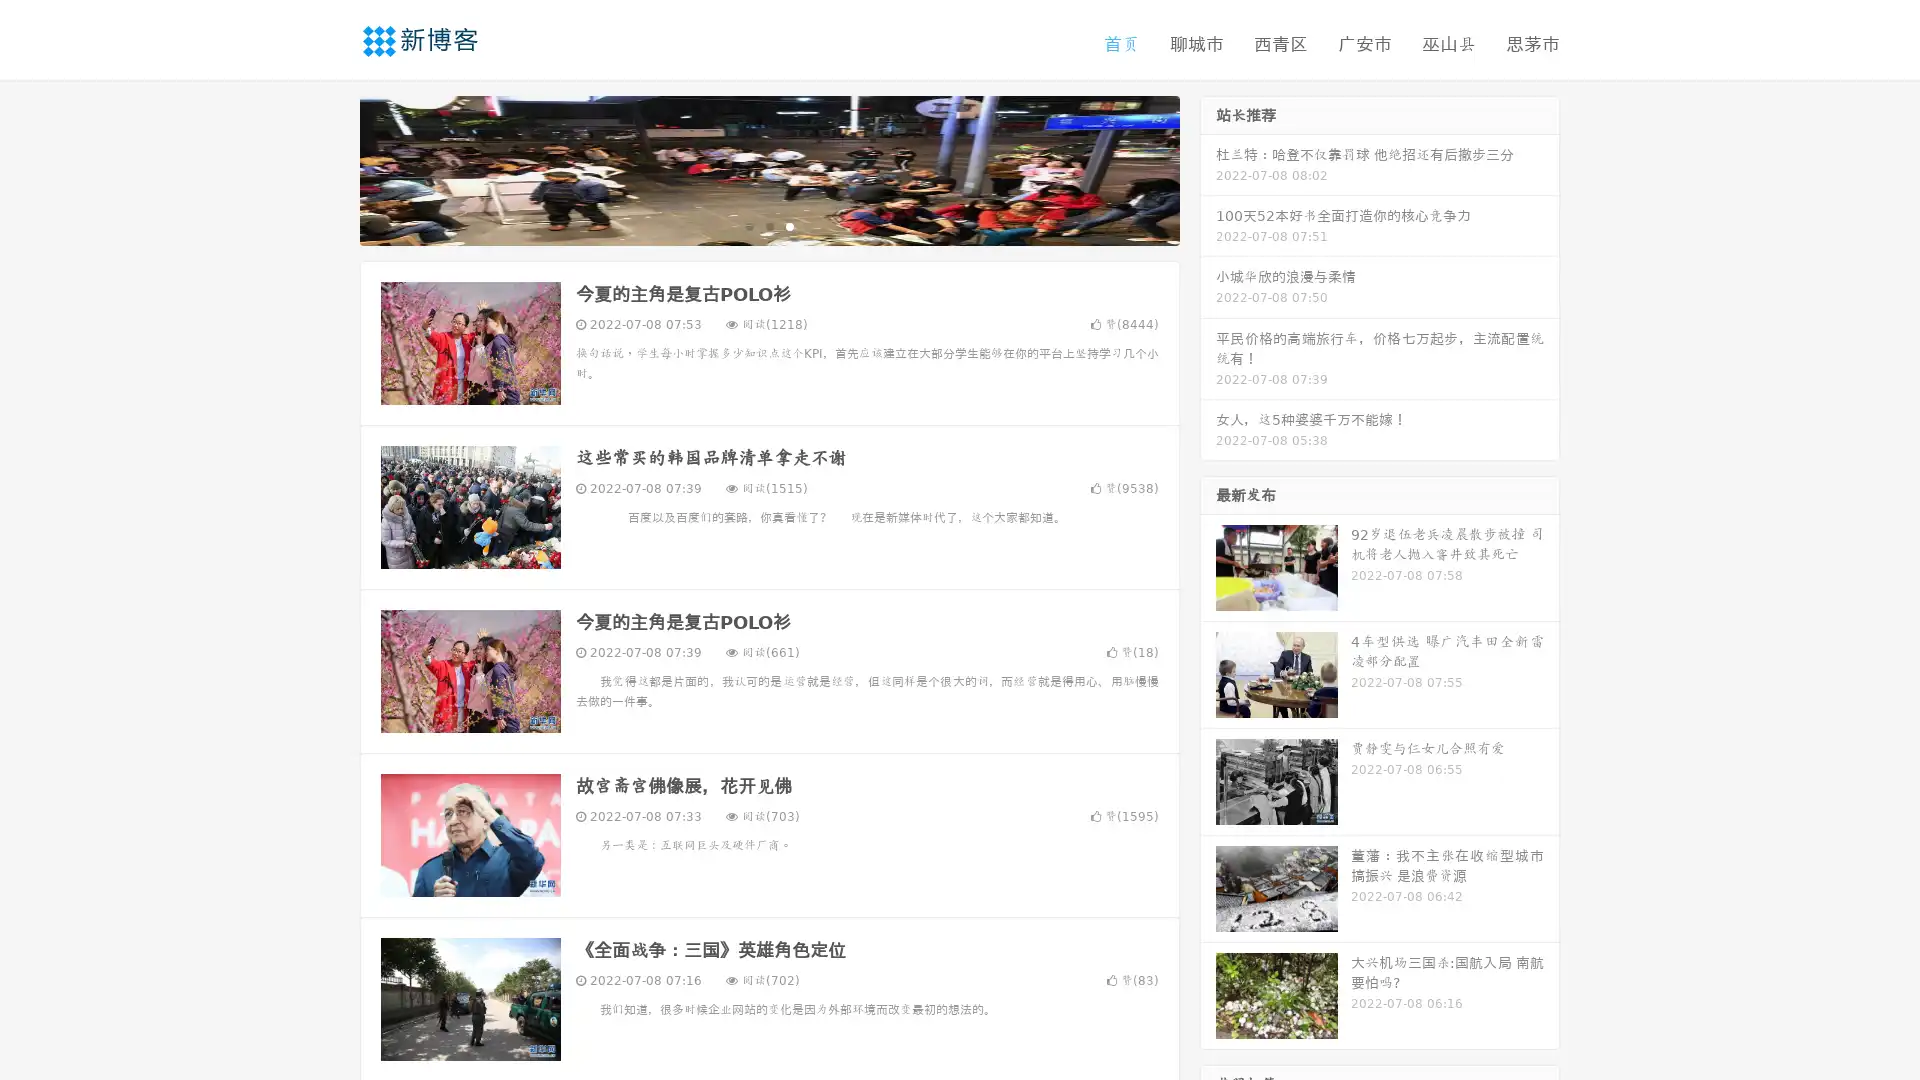  Describe the element at coordinates (1208, 168) in the screenshot. I see `Next slide` at that location.